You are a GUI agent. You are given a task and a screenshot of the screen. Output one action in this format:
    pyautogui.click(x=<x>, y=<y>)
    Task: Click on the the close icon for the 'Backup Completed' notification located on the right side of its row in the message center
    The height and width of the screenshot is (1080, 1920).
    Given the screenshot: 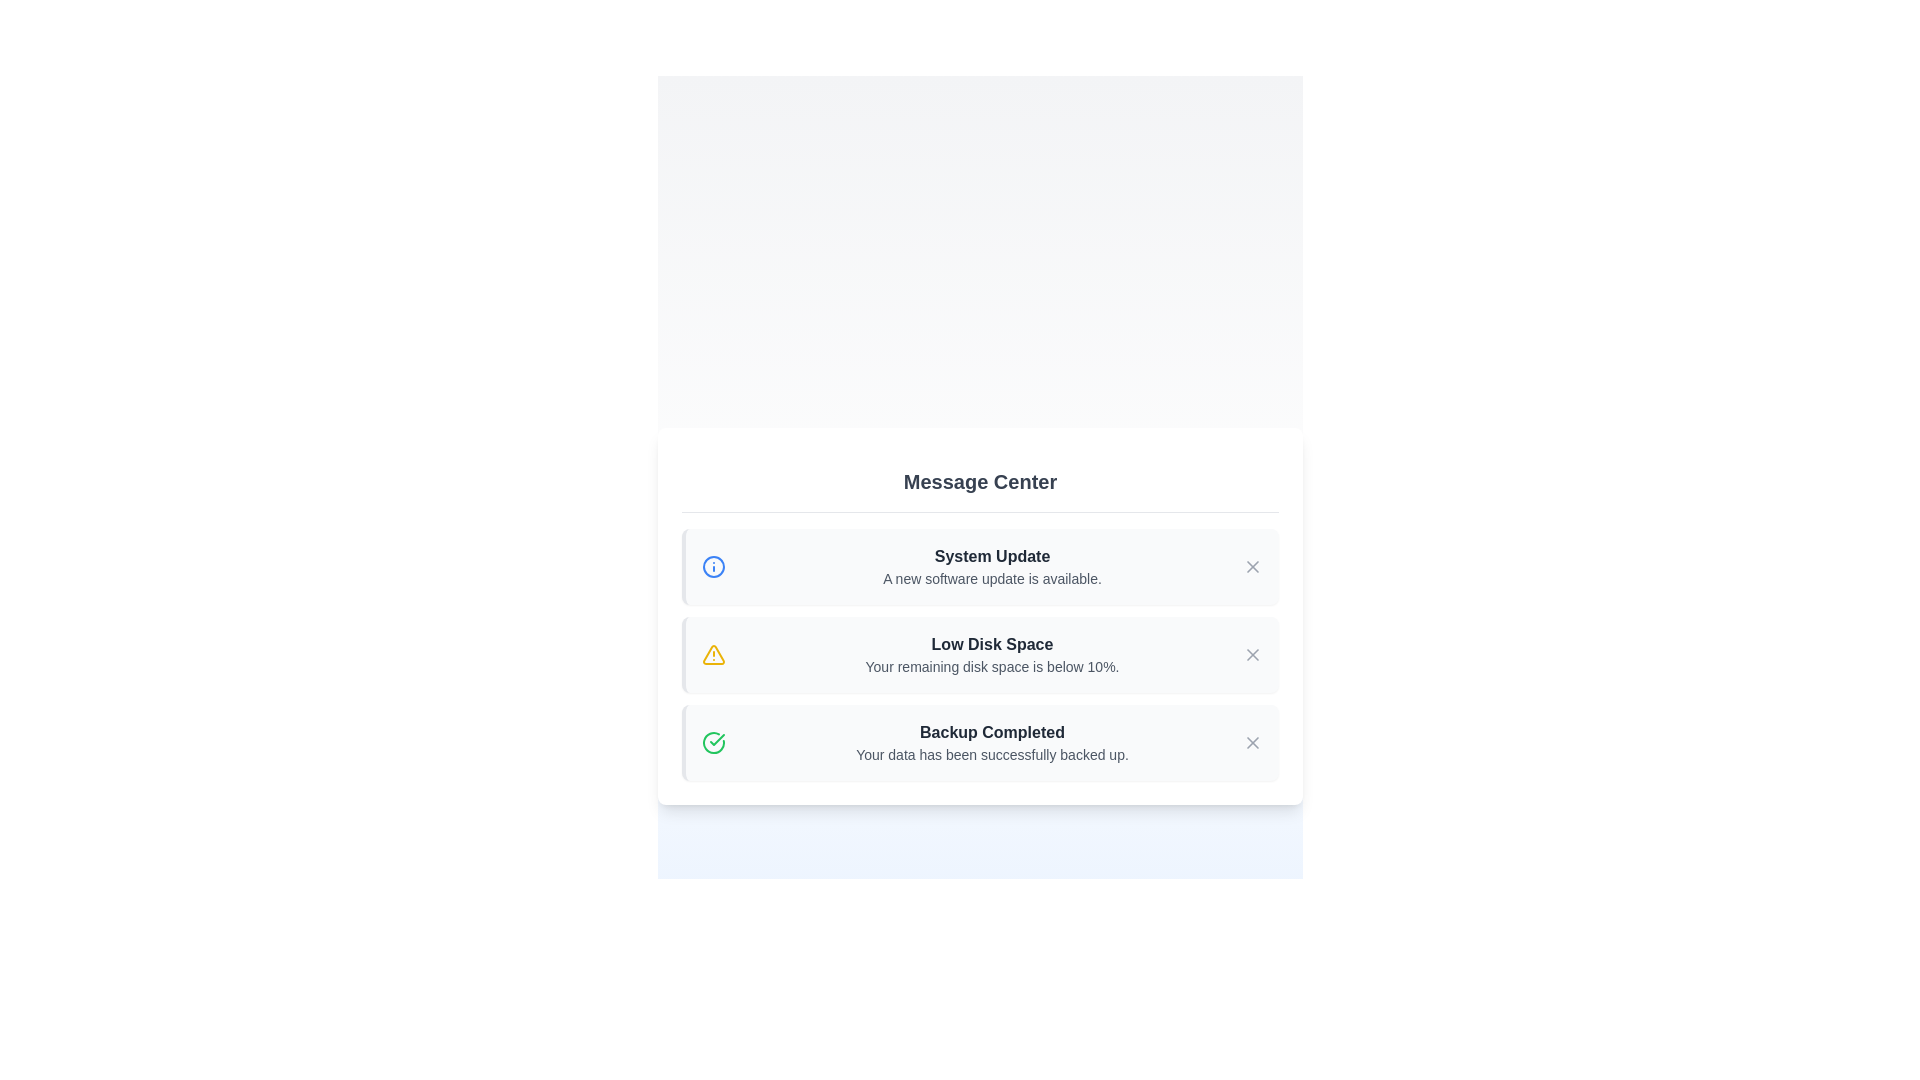 What is the action you would take?
    pyautogui.click(x=1251, y=741)
    